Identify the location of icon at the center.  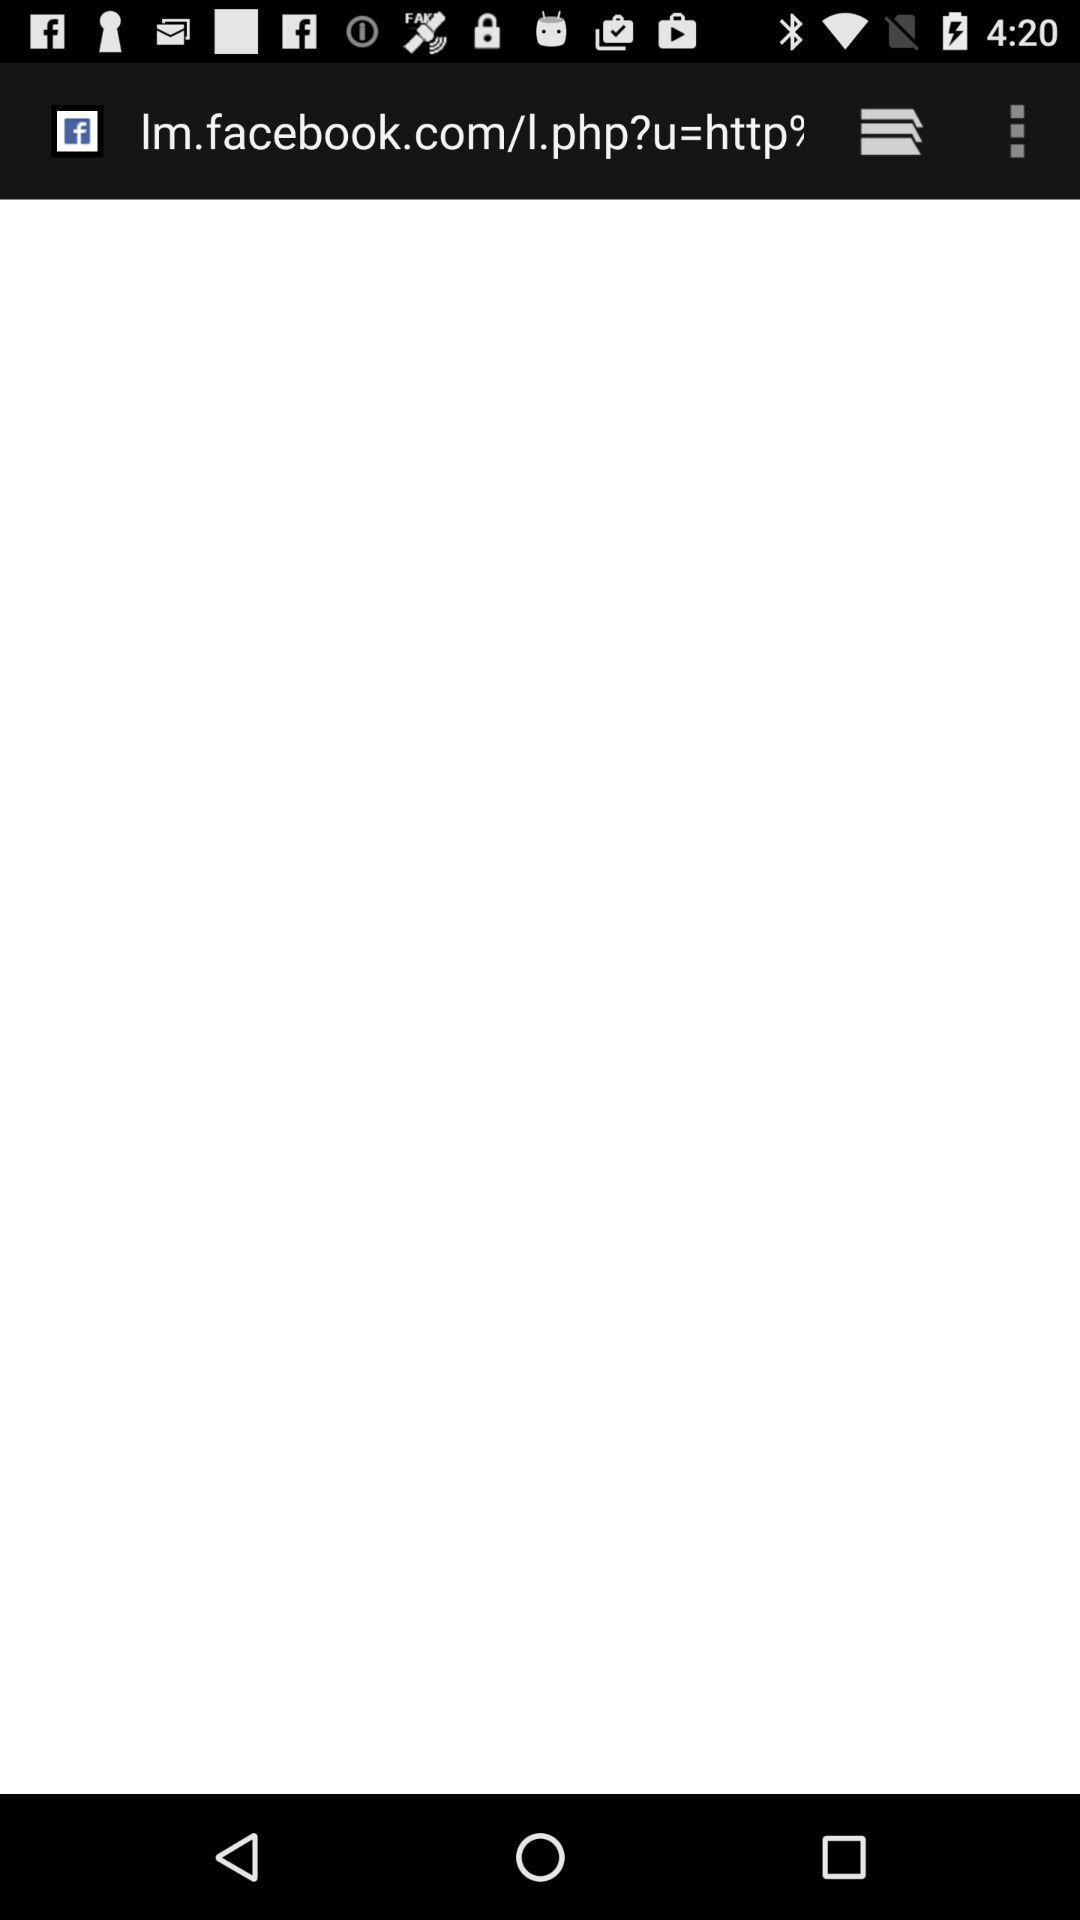
(540, 996).